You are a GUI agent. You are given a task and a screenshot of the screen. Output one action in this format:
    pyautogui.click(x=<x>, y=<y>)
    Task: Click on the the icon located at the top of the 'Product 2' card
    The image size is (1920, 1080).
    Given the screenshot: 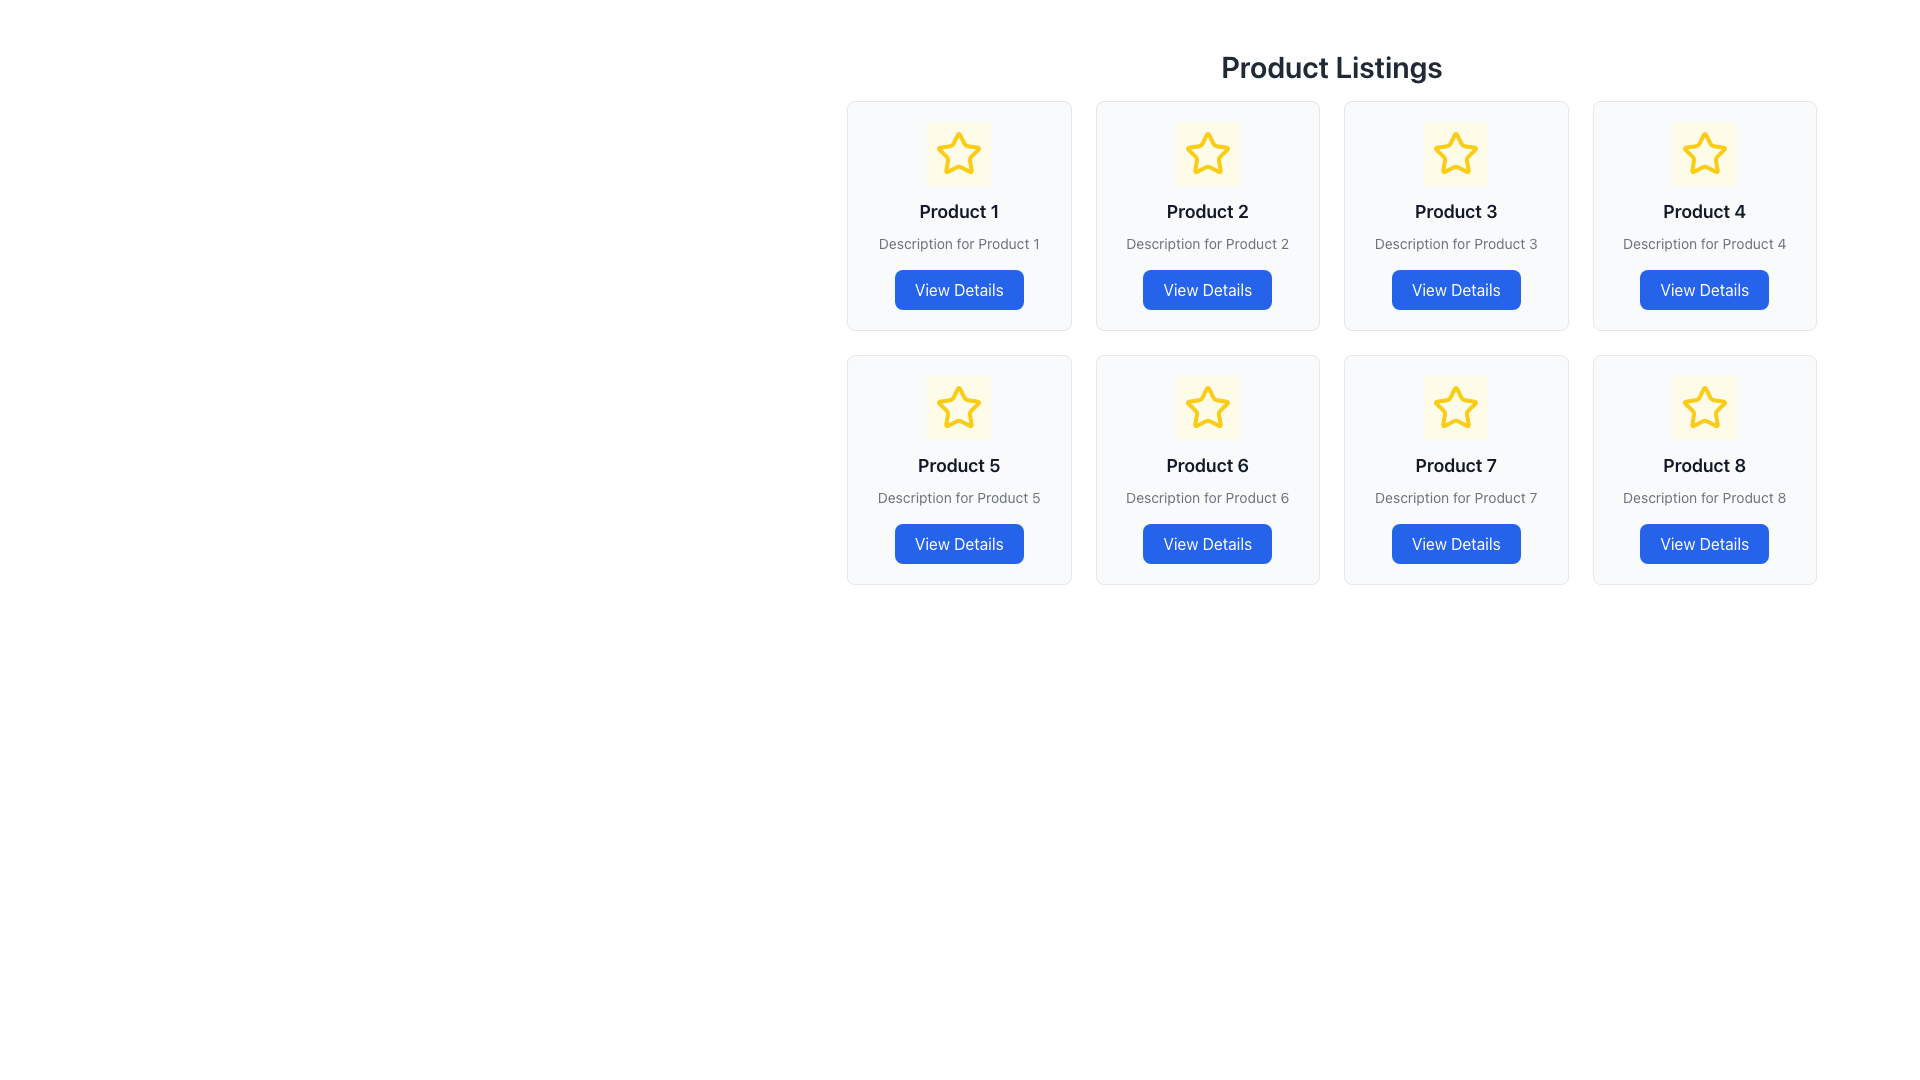 What is the action you would take?
    pyautogui.click(x=1206, y=153)
    